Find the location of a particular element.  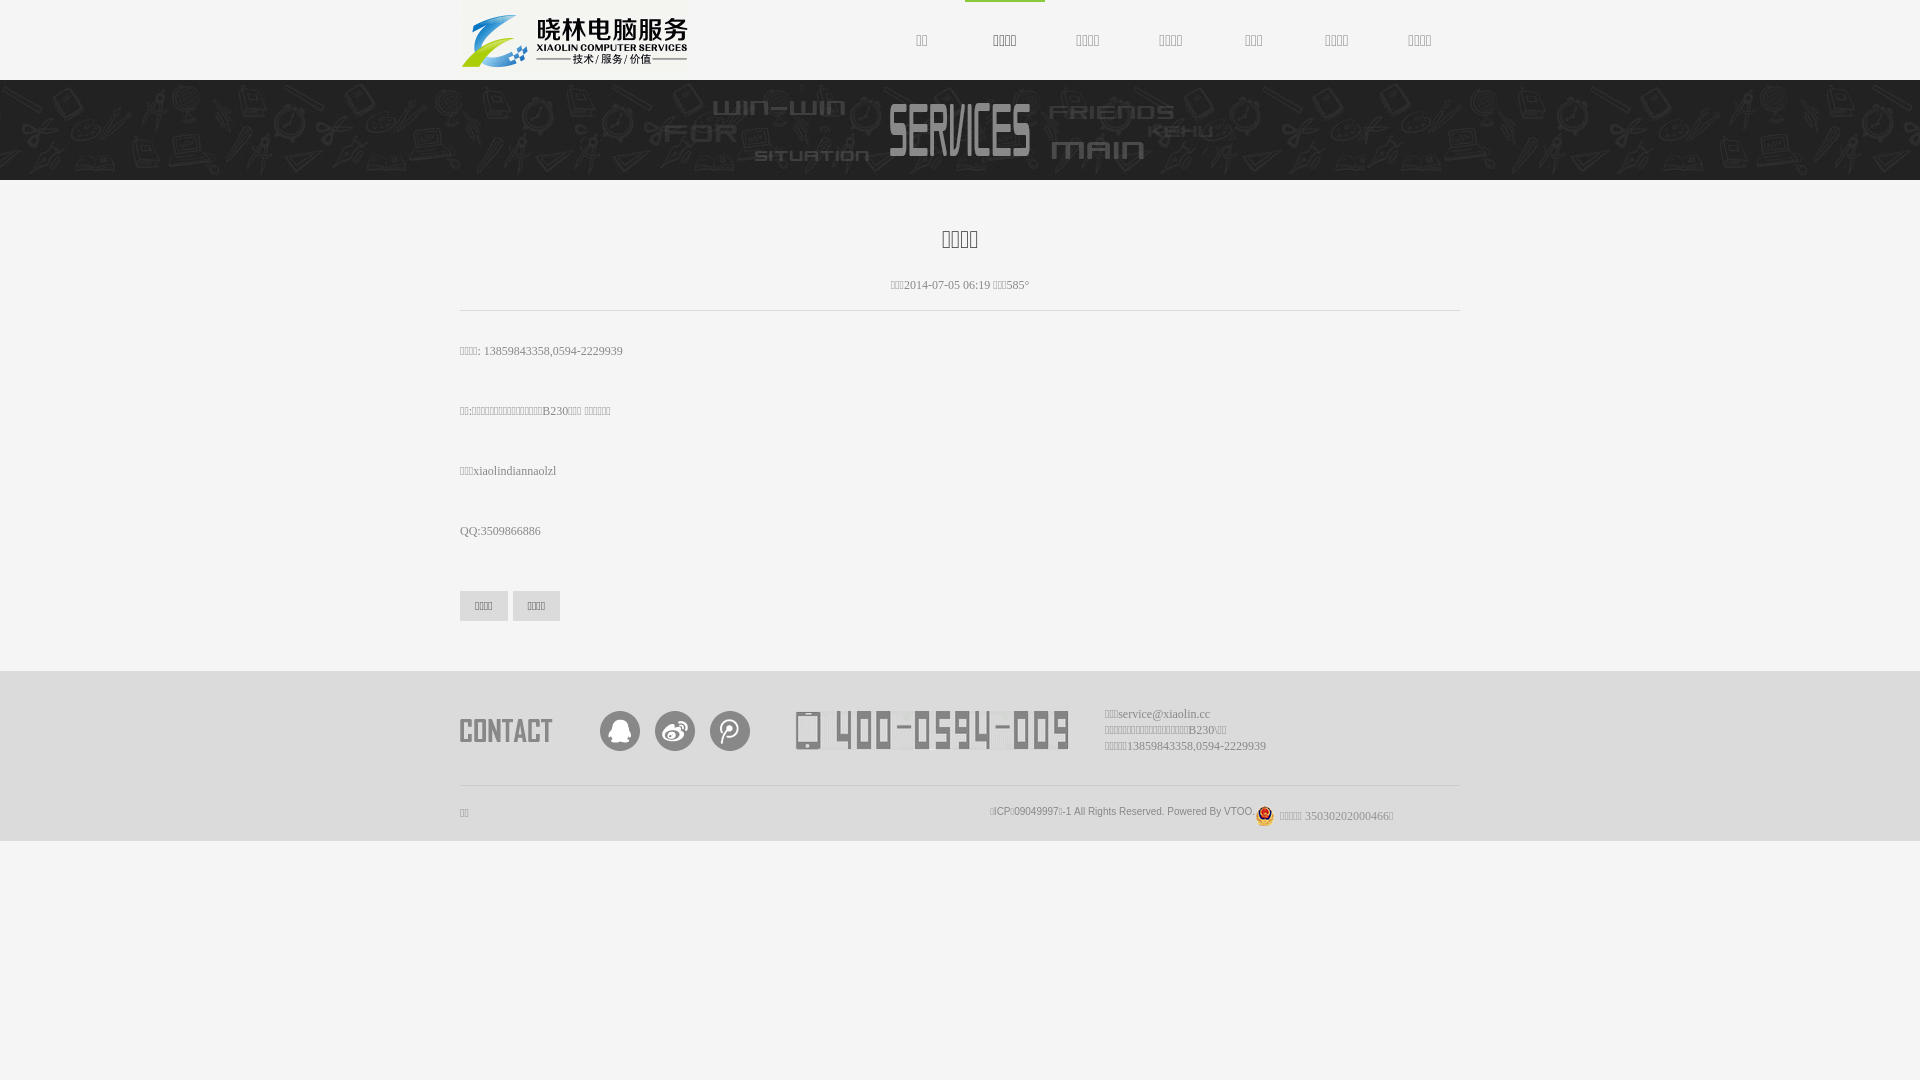

'service@xiaolin.cc' is located at coordinates (1163, 712).